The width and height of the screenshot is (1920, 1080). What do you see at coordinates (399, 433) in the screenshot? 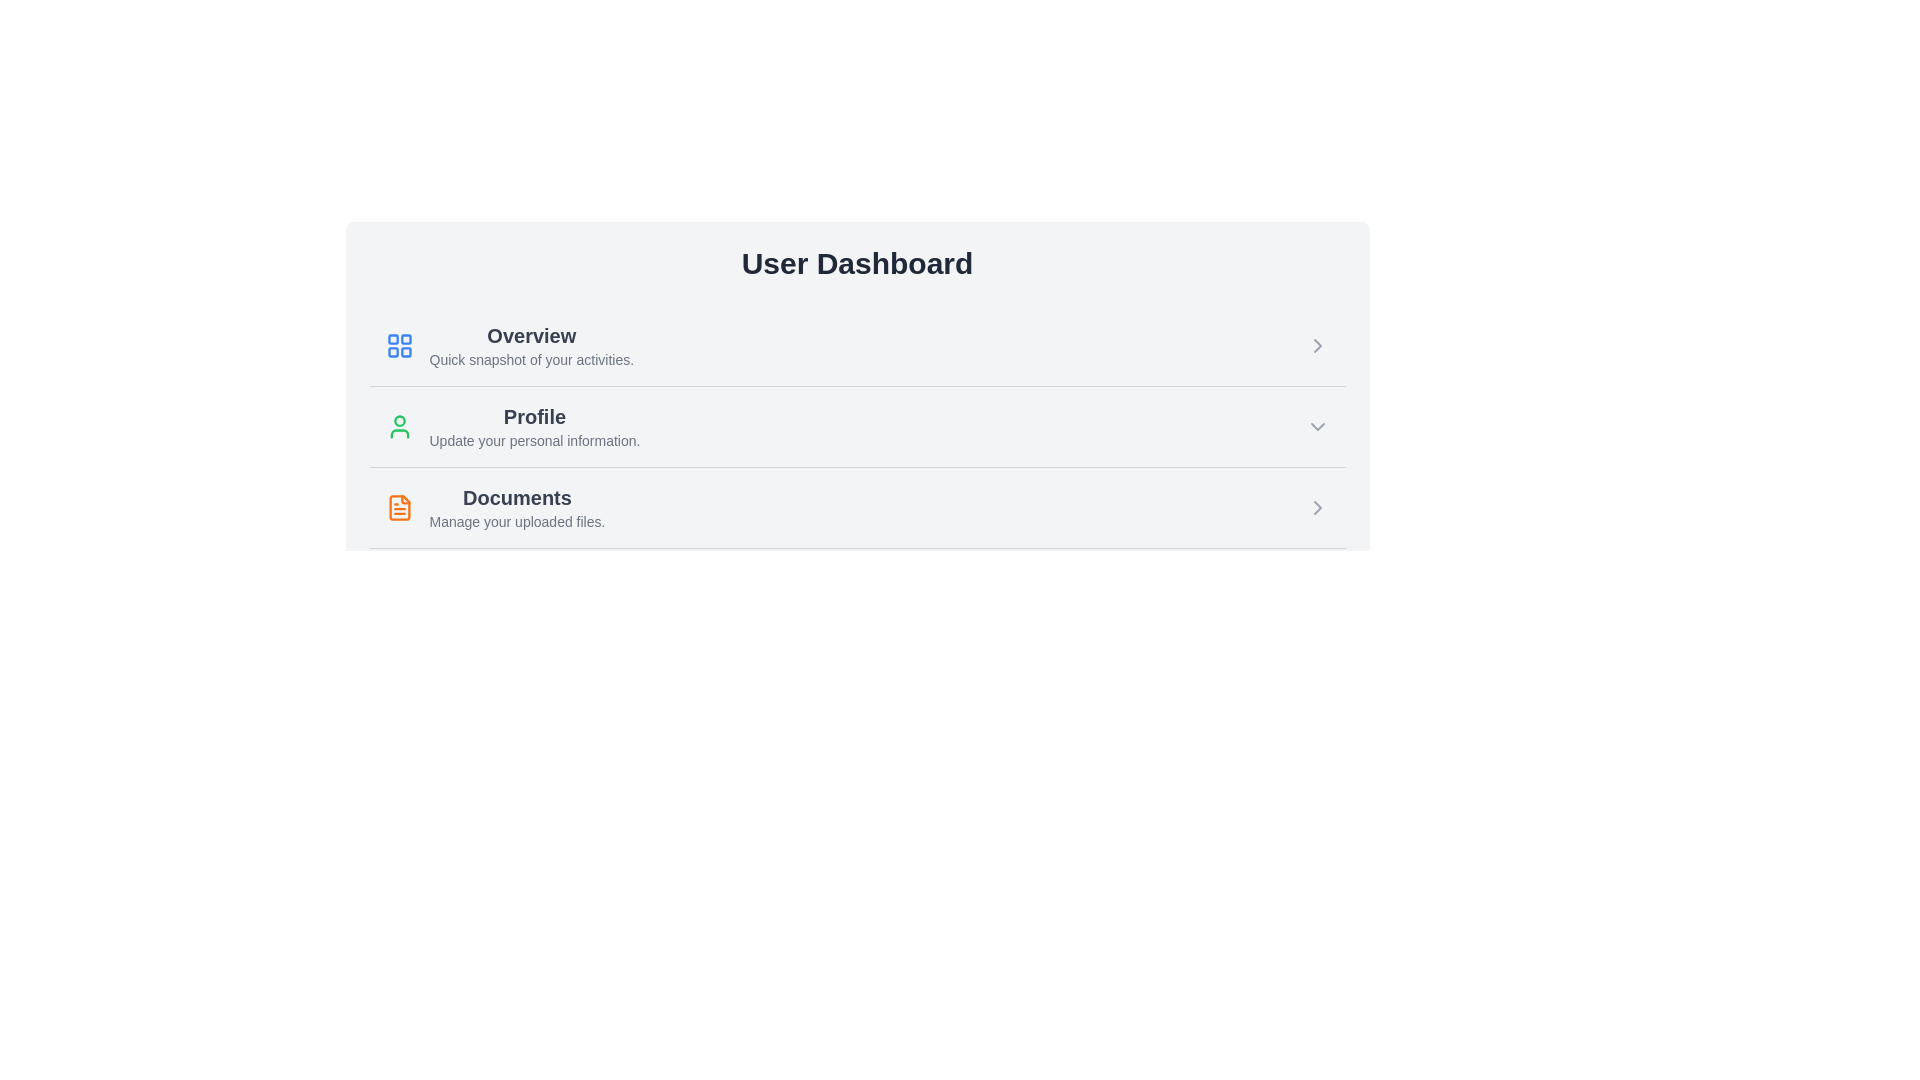
I see `the bottom half of the 'Profile' icon on the User Dashboard, which represents the body portion of the icon` at bounding box center [399, 433].